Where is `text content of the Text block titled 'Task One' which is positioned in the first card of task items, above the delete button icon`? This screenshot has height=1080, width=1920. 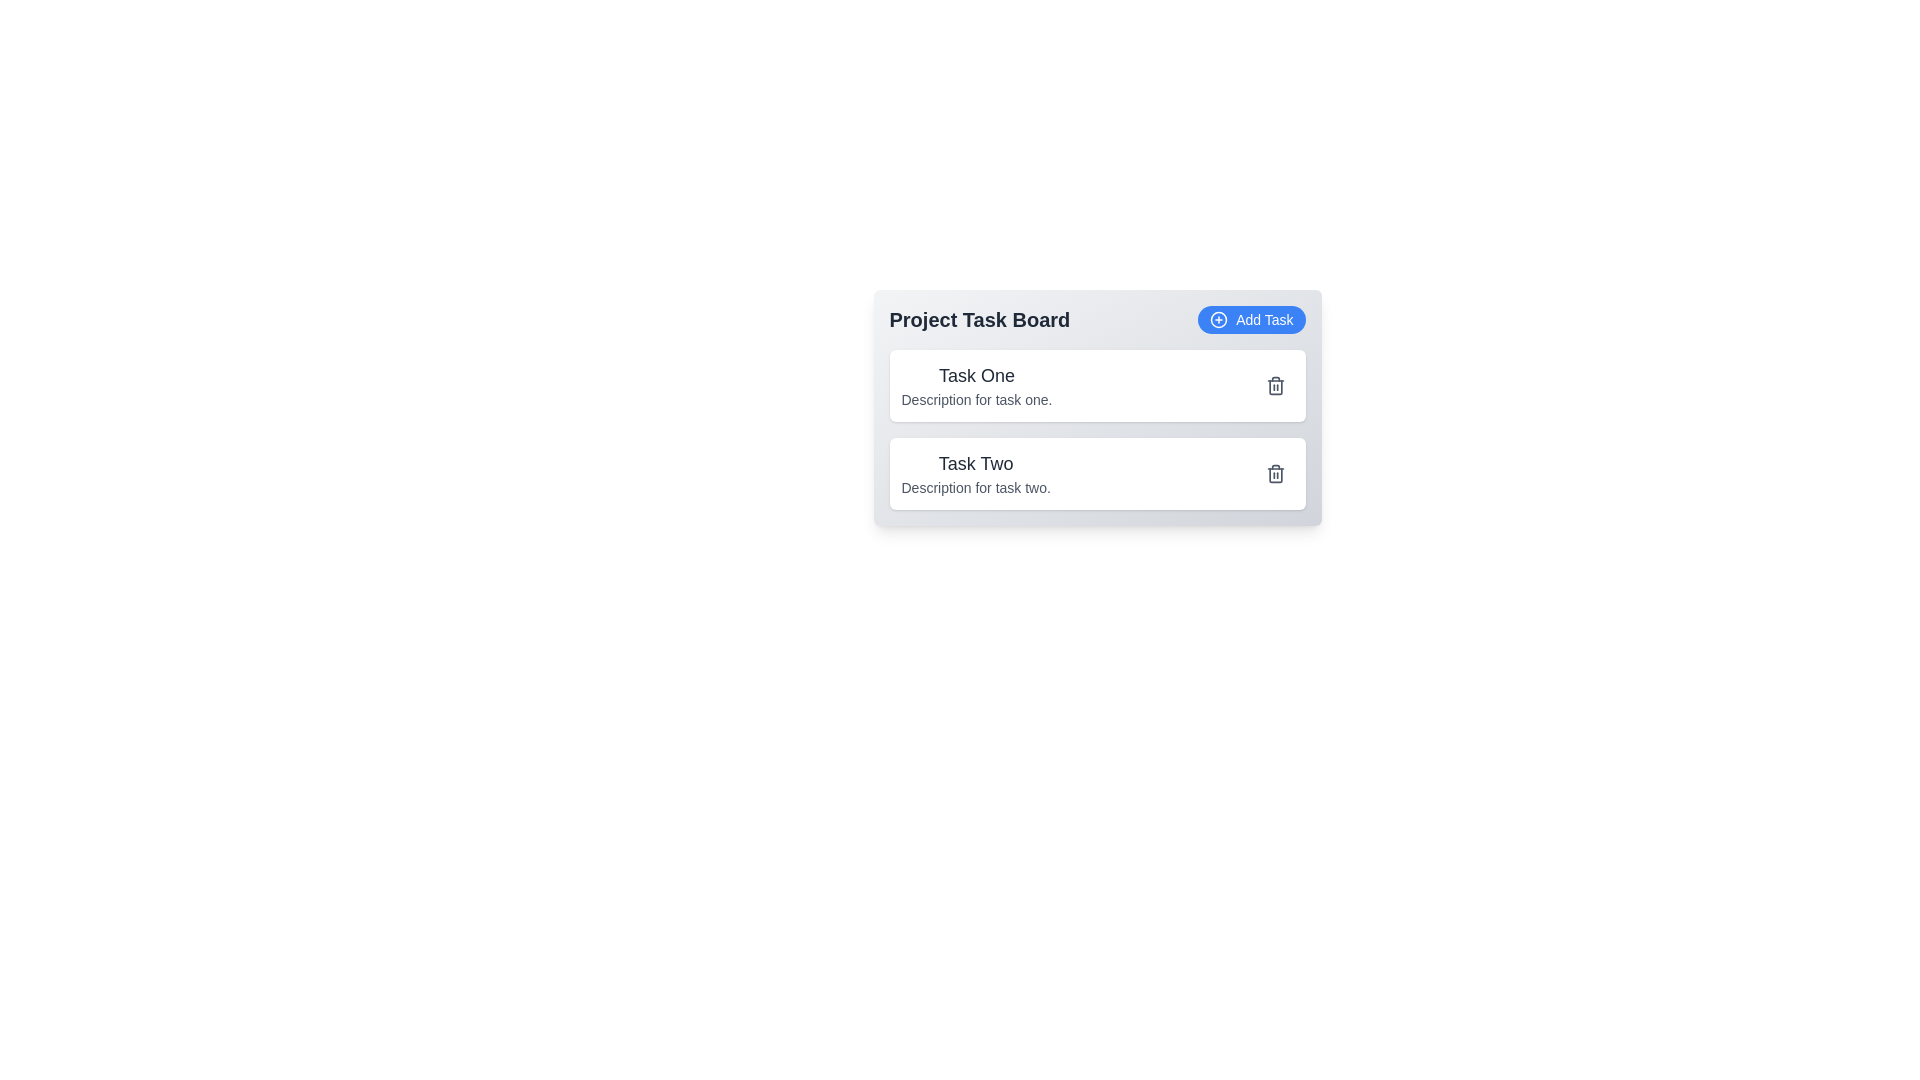
text content of the Text block titled 'Task One' which is positioned in the first card of task items, above the delete button icon is located at coordinates (976, 385).